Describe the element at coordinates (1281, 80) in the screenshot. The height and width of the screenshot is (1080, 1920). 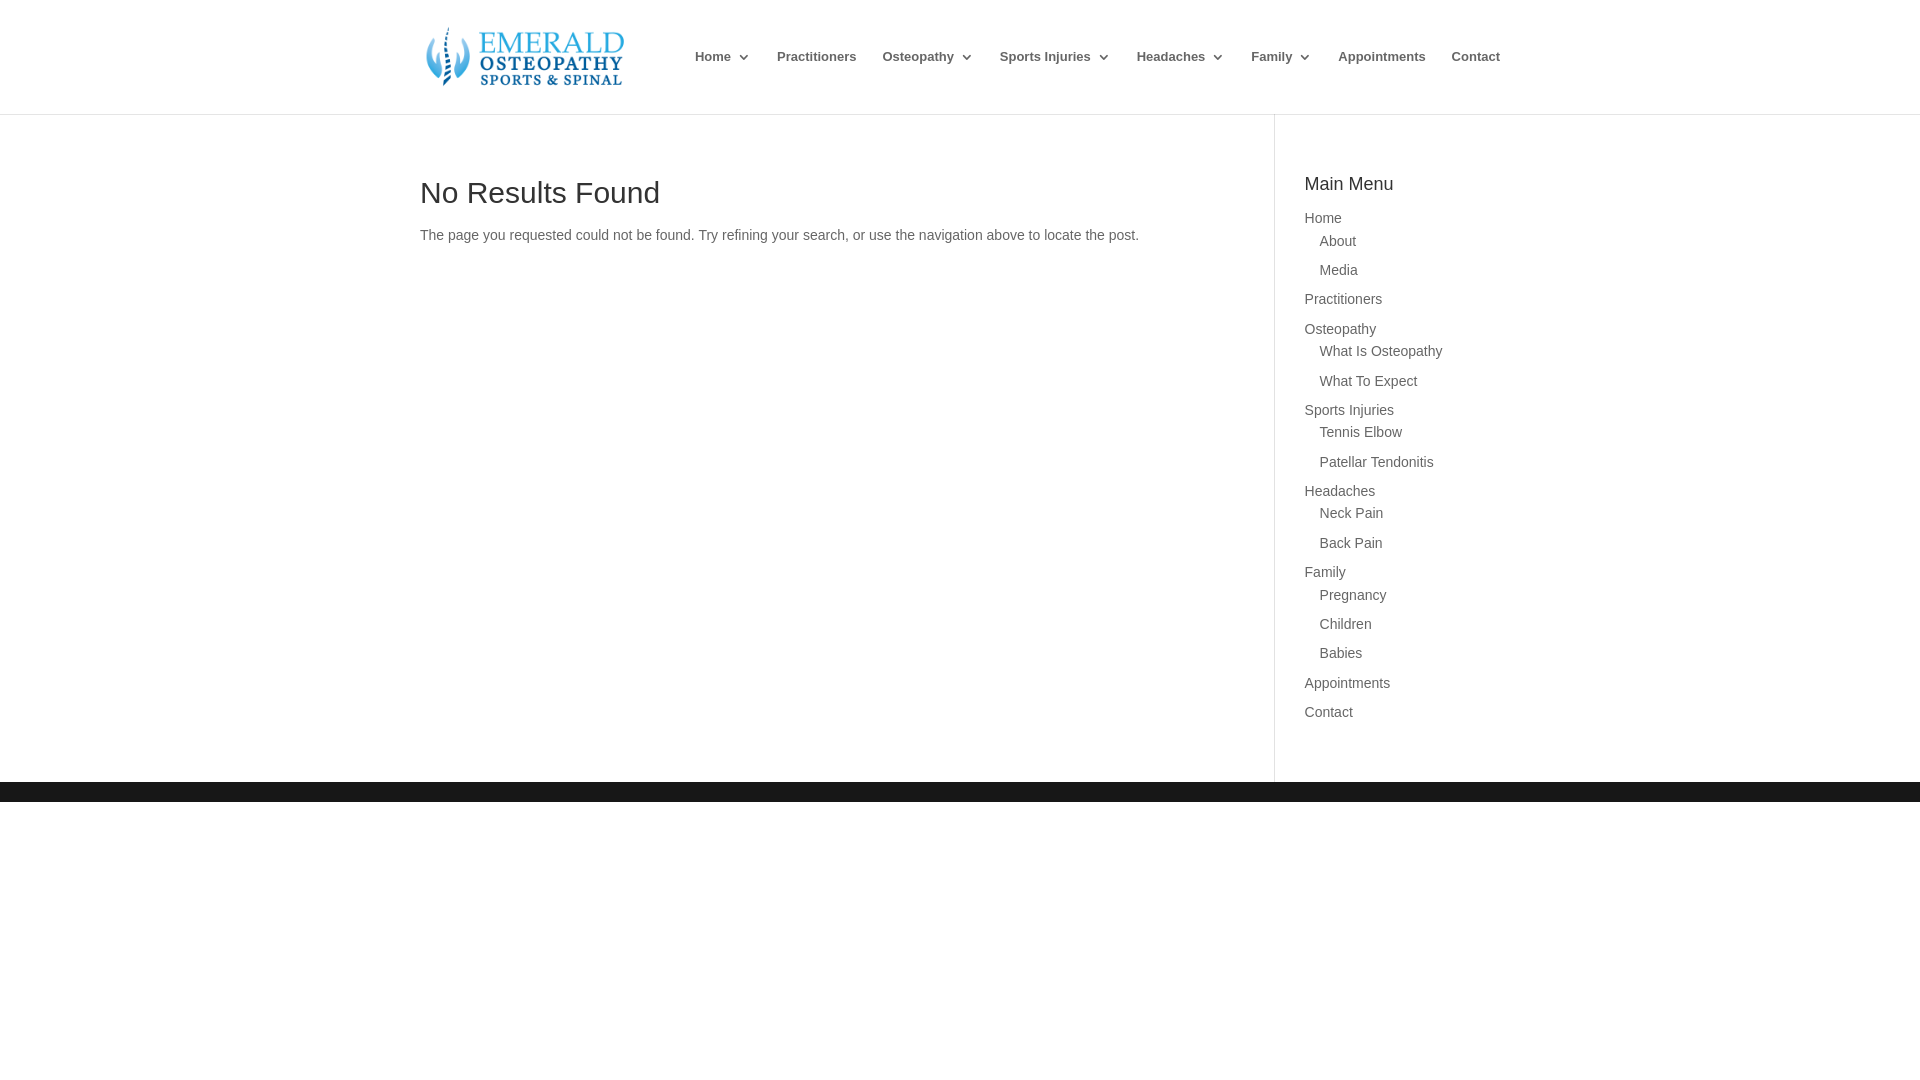
I see `'Family'` at that location.